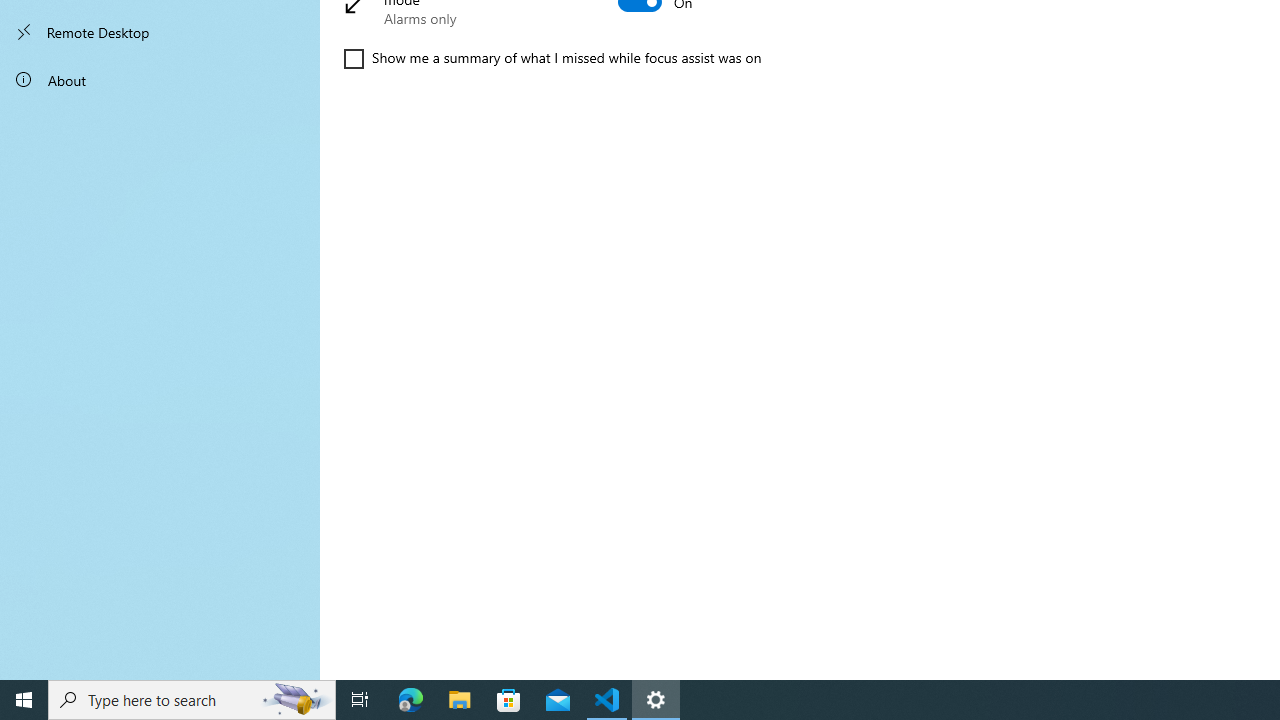  What do you see at coordinates (410, 698) in the screenshot?
I see `'Microsoft Edge'` at bounding box center [410, 698].